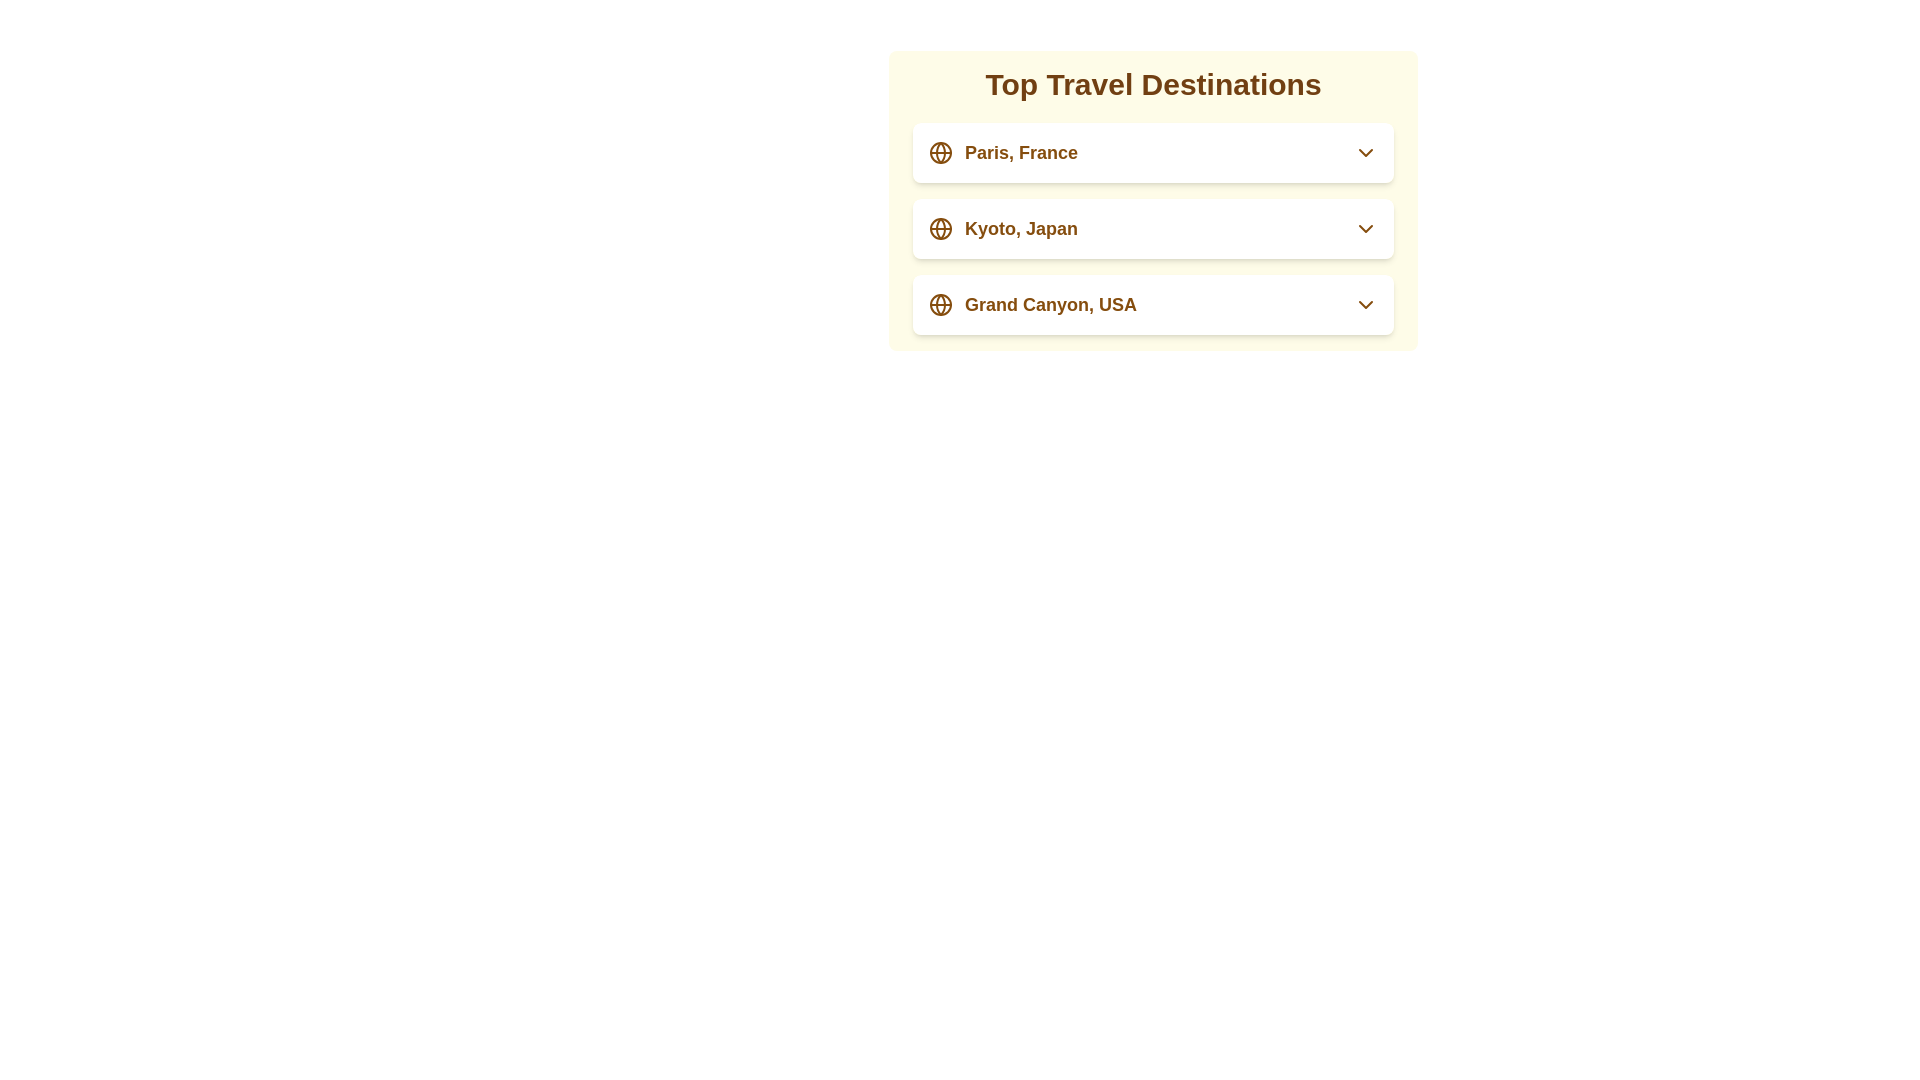 Image resolution: width=1920 pixels, height=1080 pixels. Describe the element at coordinates (1032, 304) in the screenshot. I see `the text and globe icon displaying 'Grand Canyon, USA', which is the third item in the vertical list` at that location.